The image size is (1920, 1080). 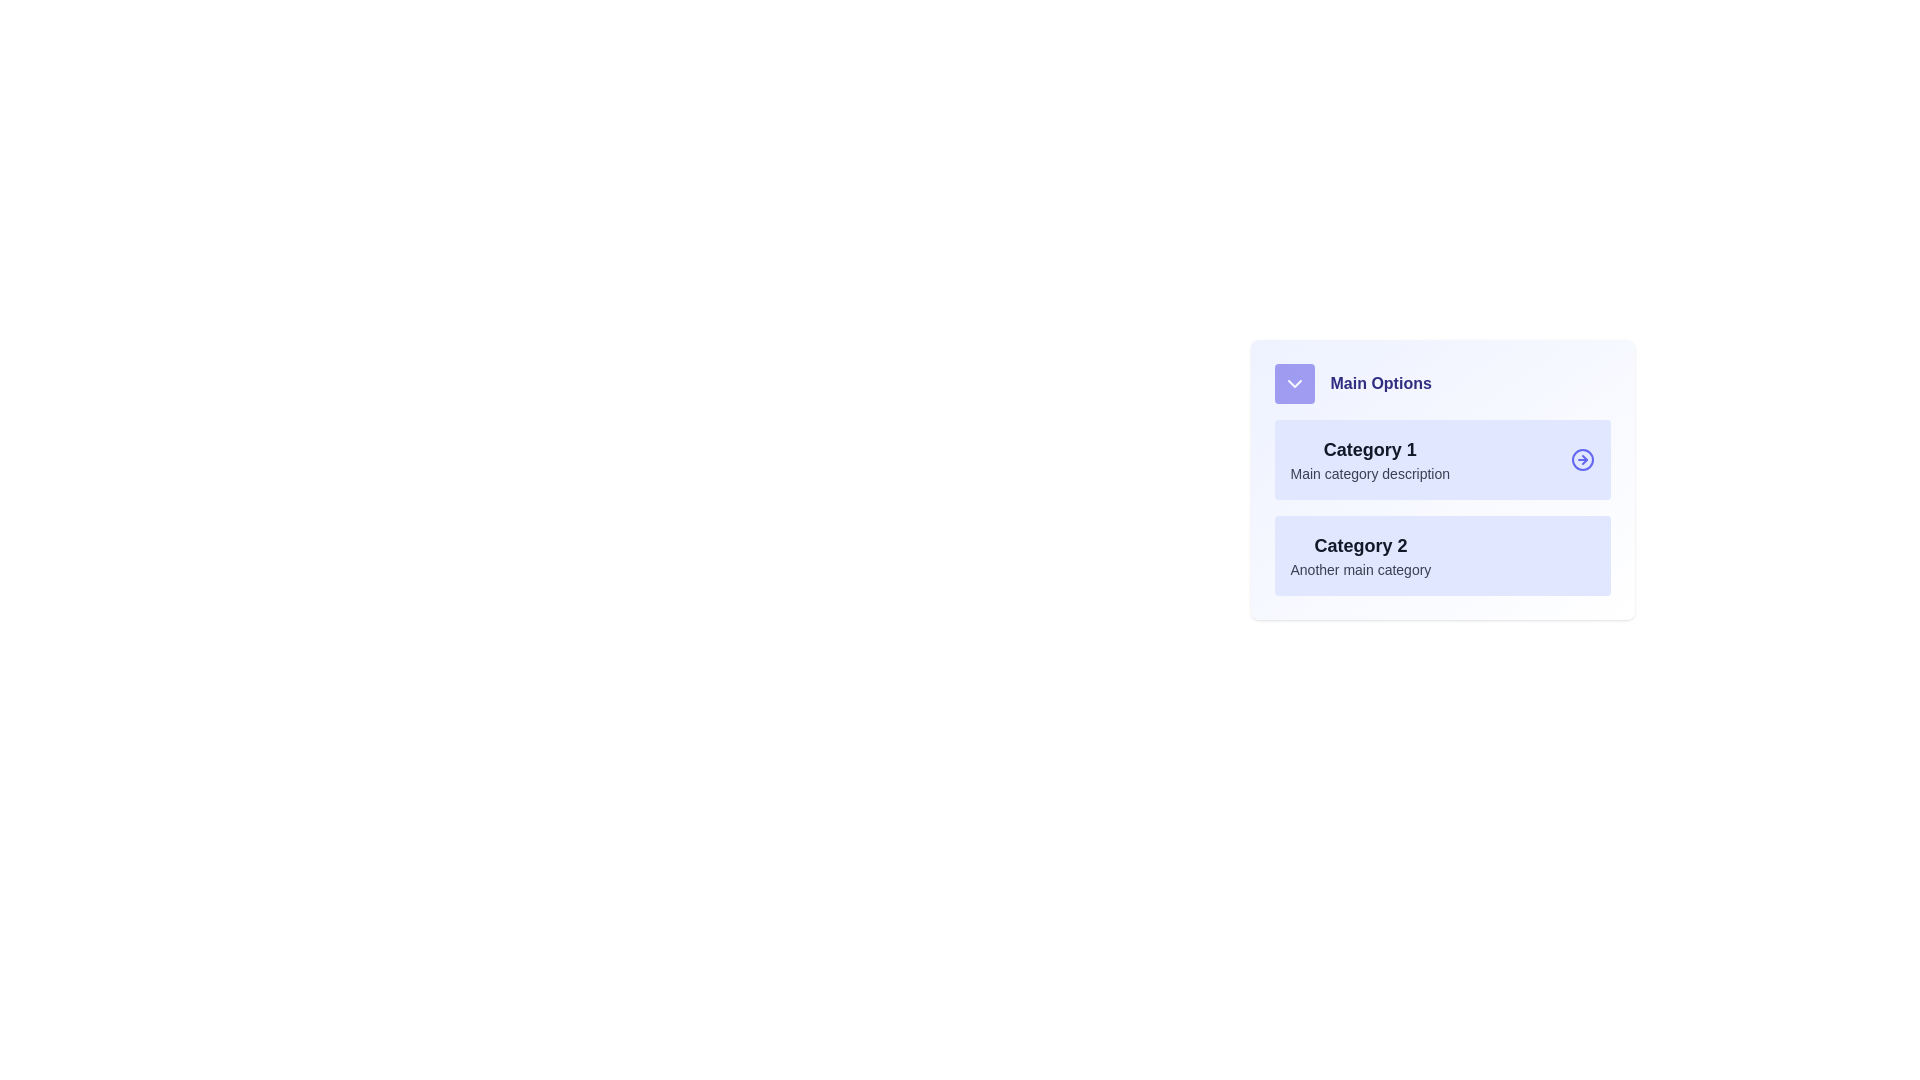 I want to click on the 'Category 2' option located within the Interactive section of the 'Main Options' card, so click(x=1442, y=507).